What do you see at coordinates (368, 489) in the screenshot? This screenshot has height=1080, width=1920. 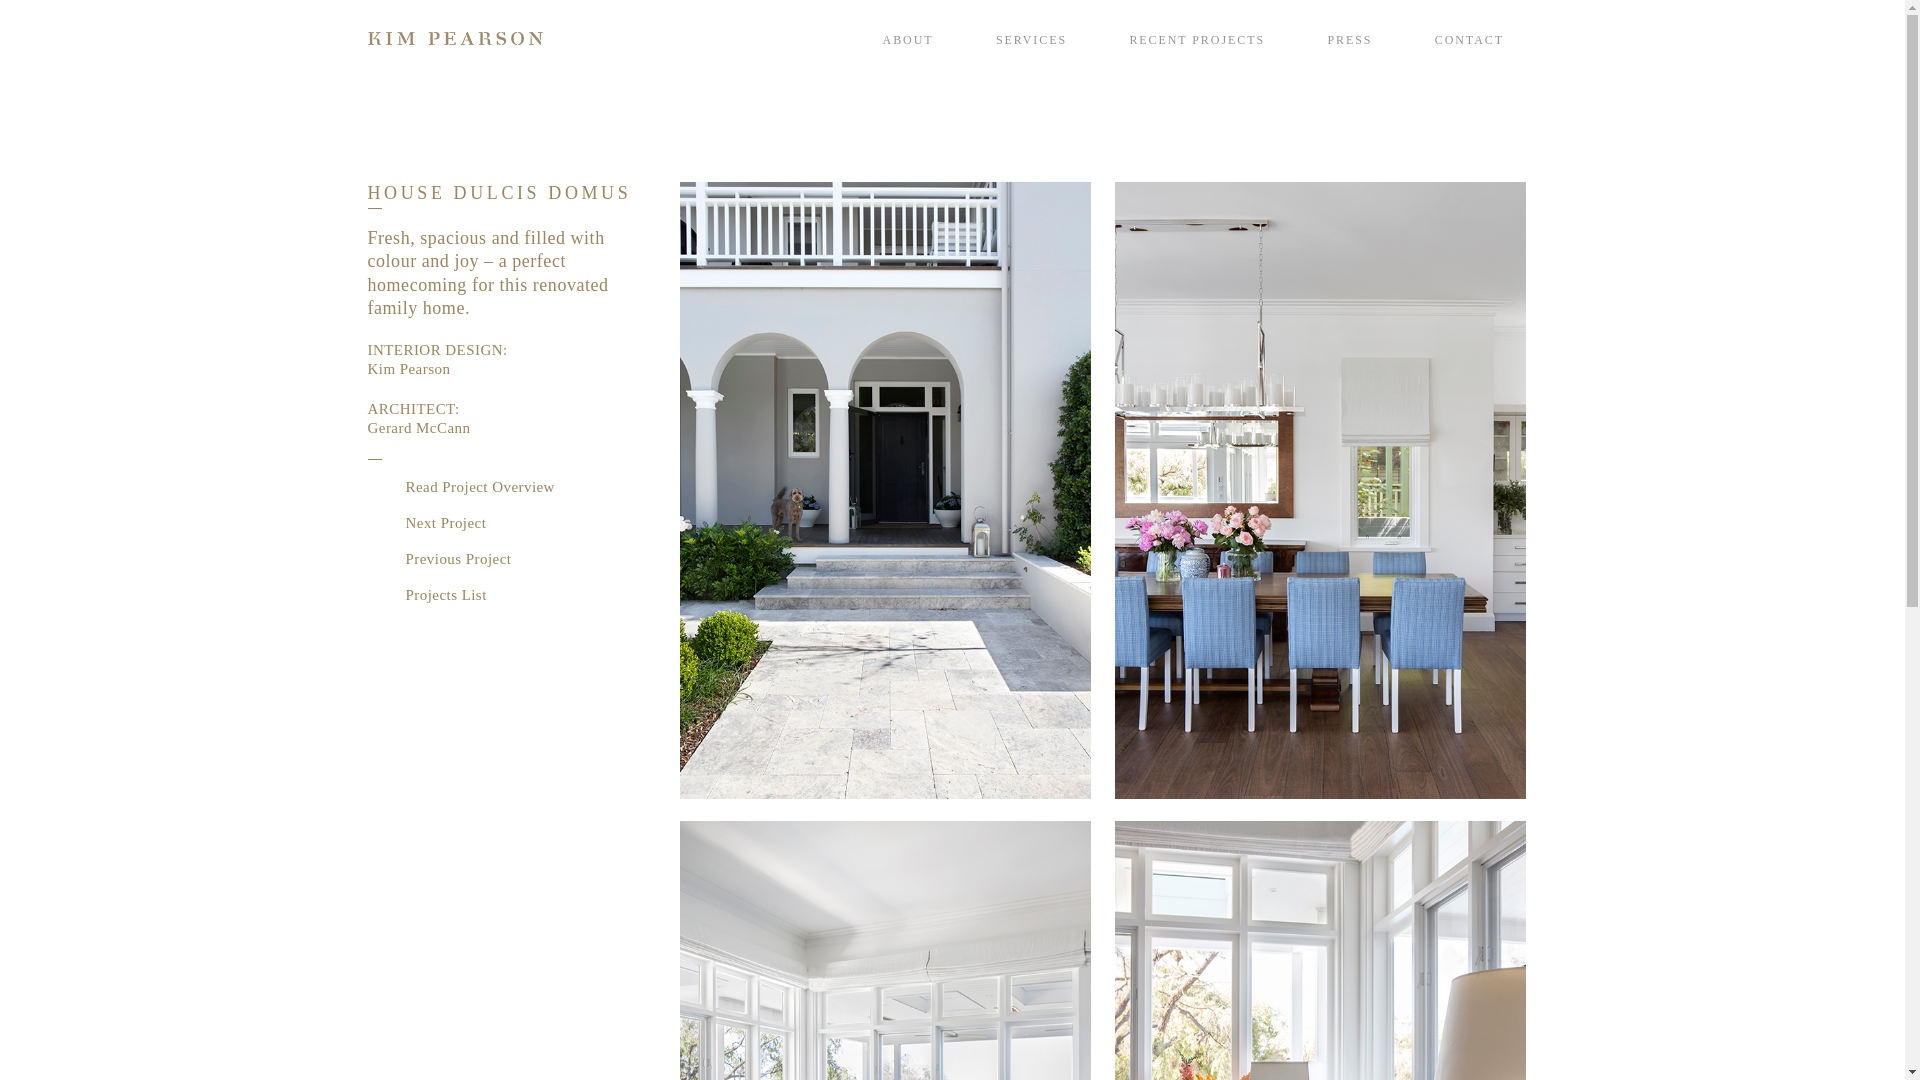 I see `'Read Project Overview'` at bounding box center [368, 489].